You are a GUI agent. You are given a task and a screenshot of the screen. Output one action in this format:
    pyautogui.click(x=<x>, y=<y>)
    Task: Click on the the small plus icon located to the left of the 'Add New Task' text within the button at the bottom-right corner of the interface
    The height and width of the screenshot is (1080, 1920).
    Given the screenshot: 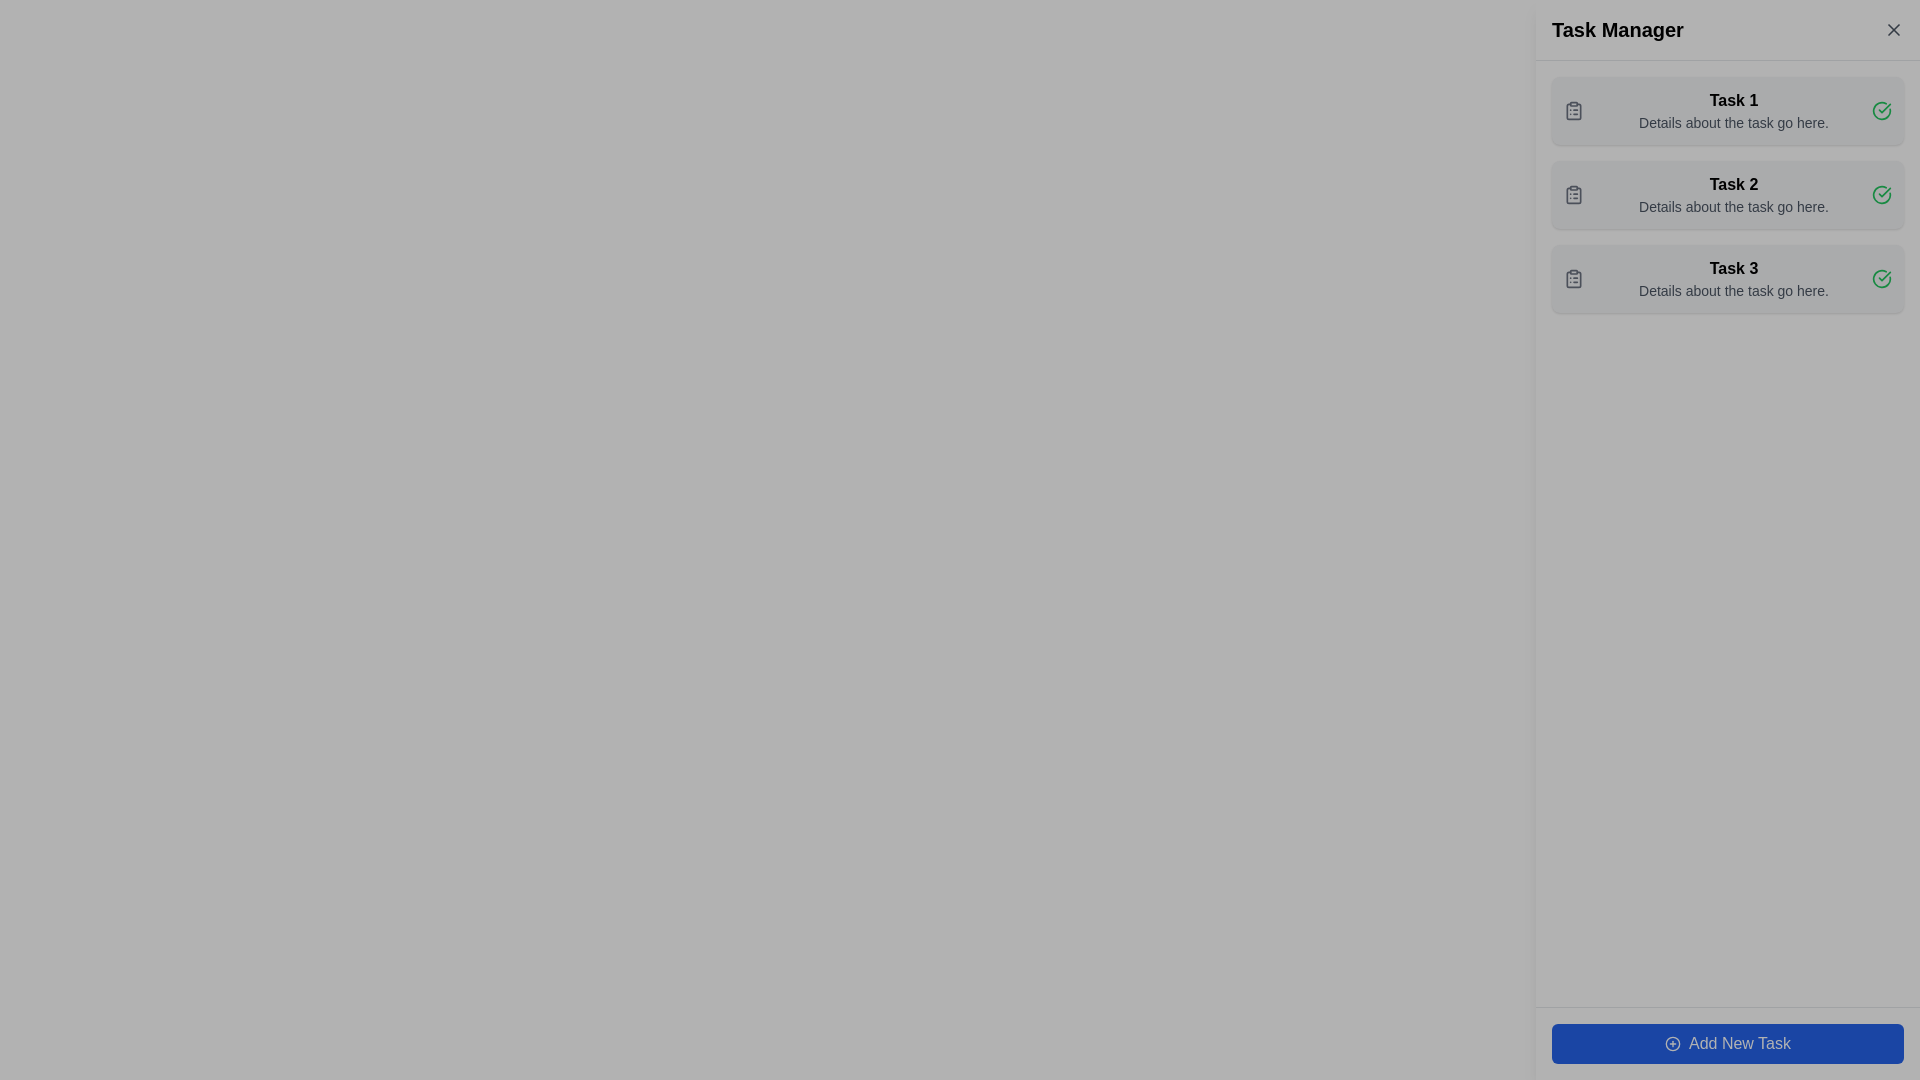 What is the action you would take?
    pyautogui.click(x=1673, y=1043)
    